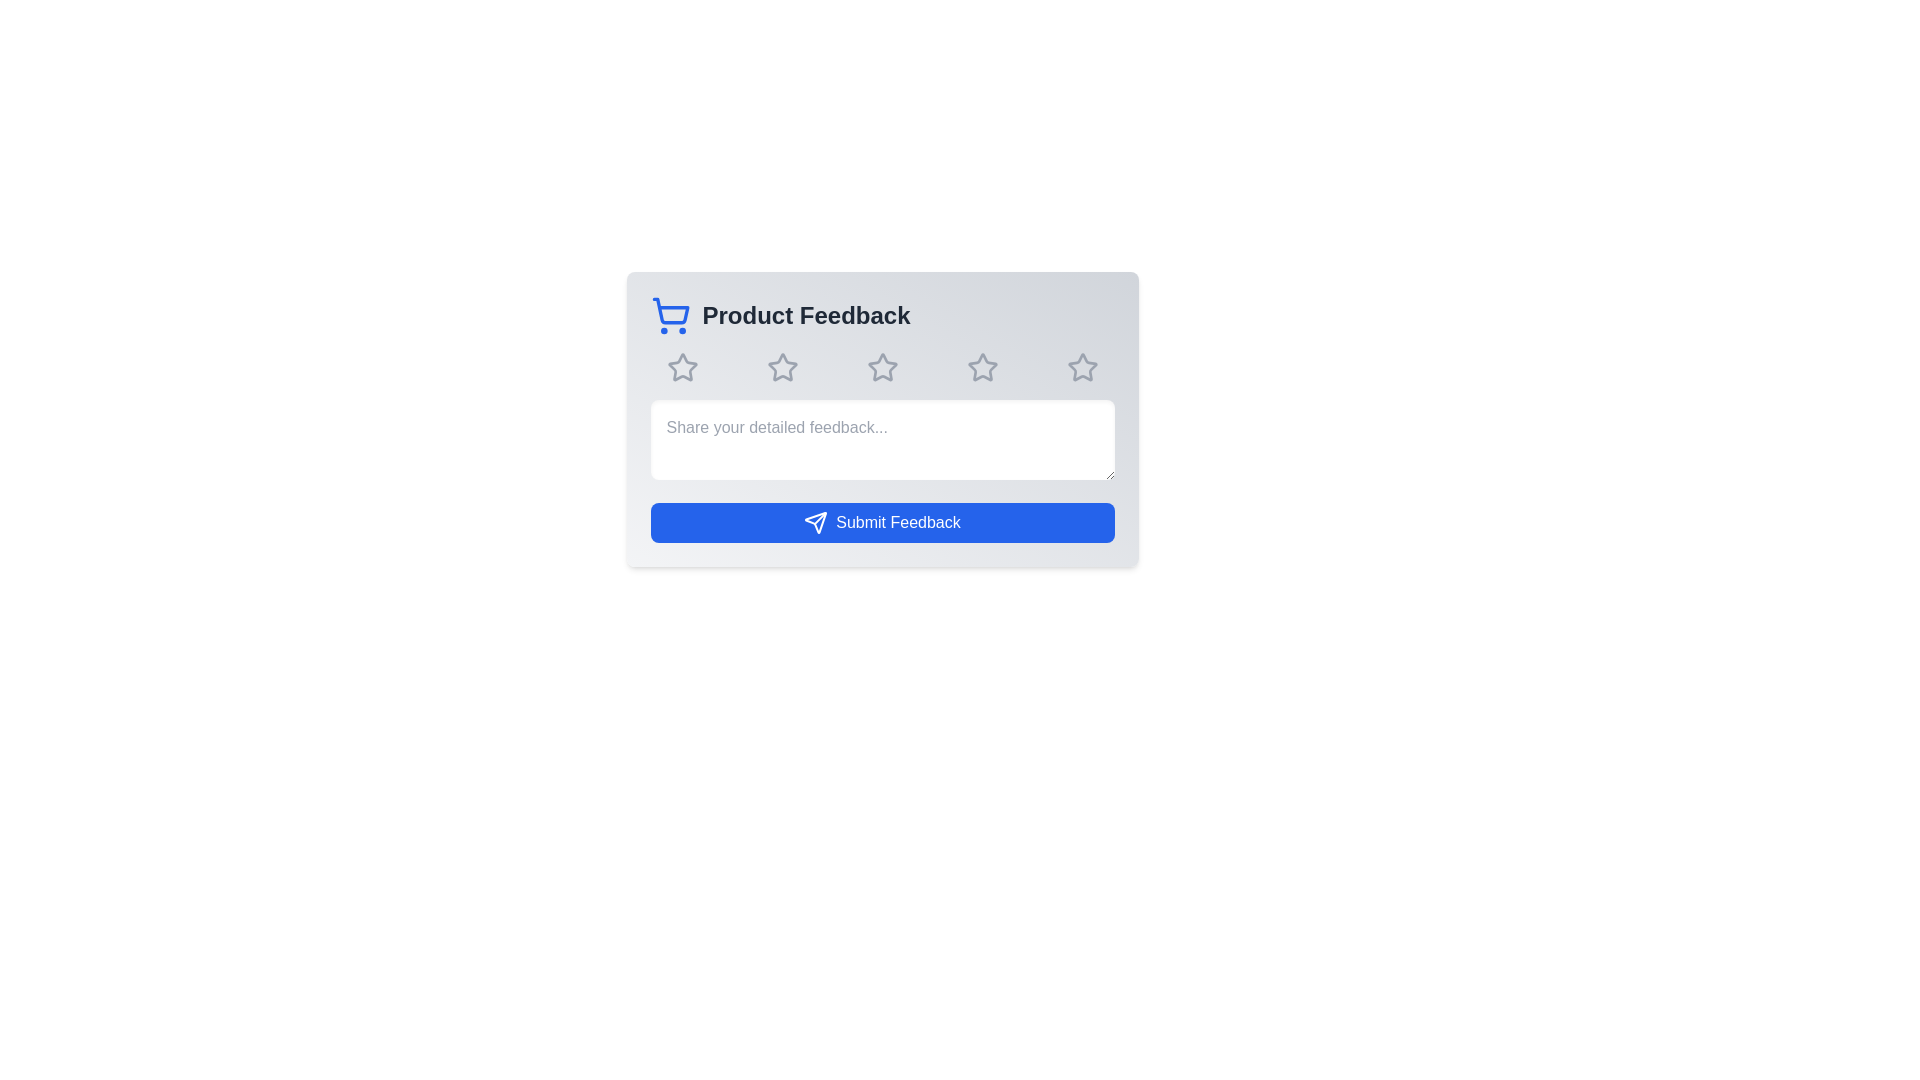 This screenshot has height=1080, width=1920. What do you see at coordinates (670, 315) in the screenshot?
I see `the shopping or purchasing-related Icon located on the left side within the product feedback section, adjacent to the text 'Product Feedback'` at bounding box center [670, 315].